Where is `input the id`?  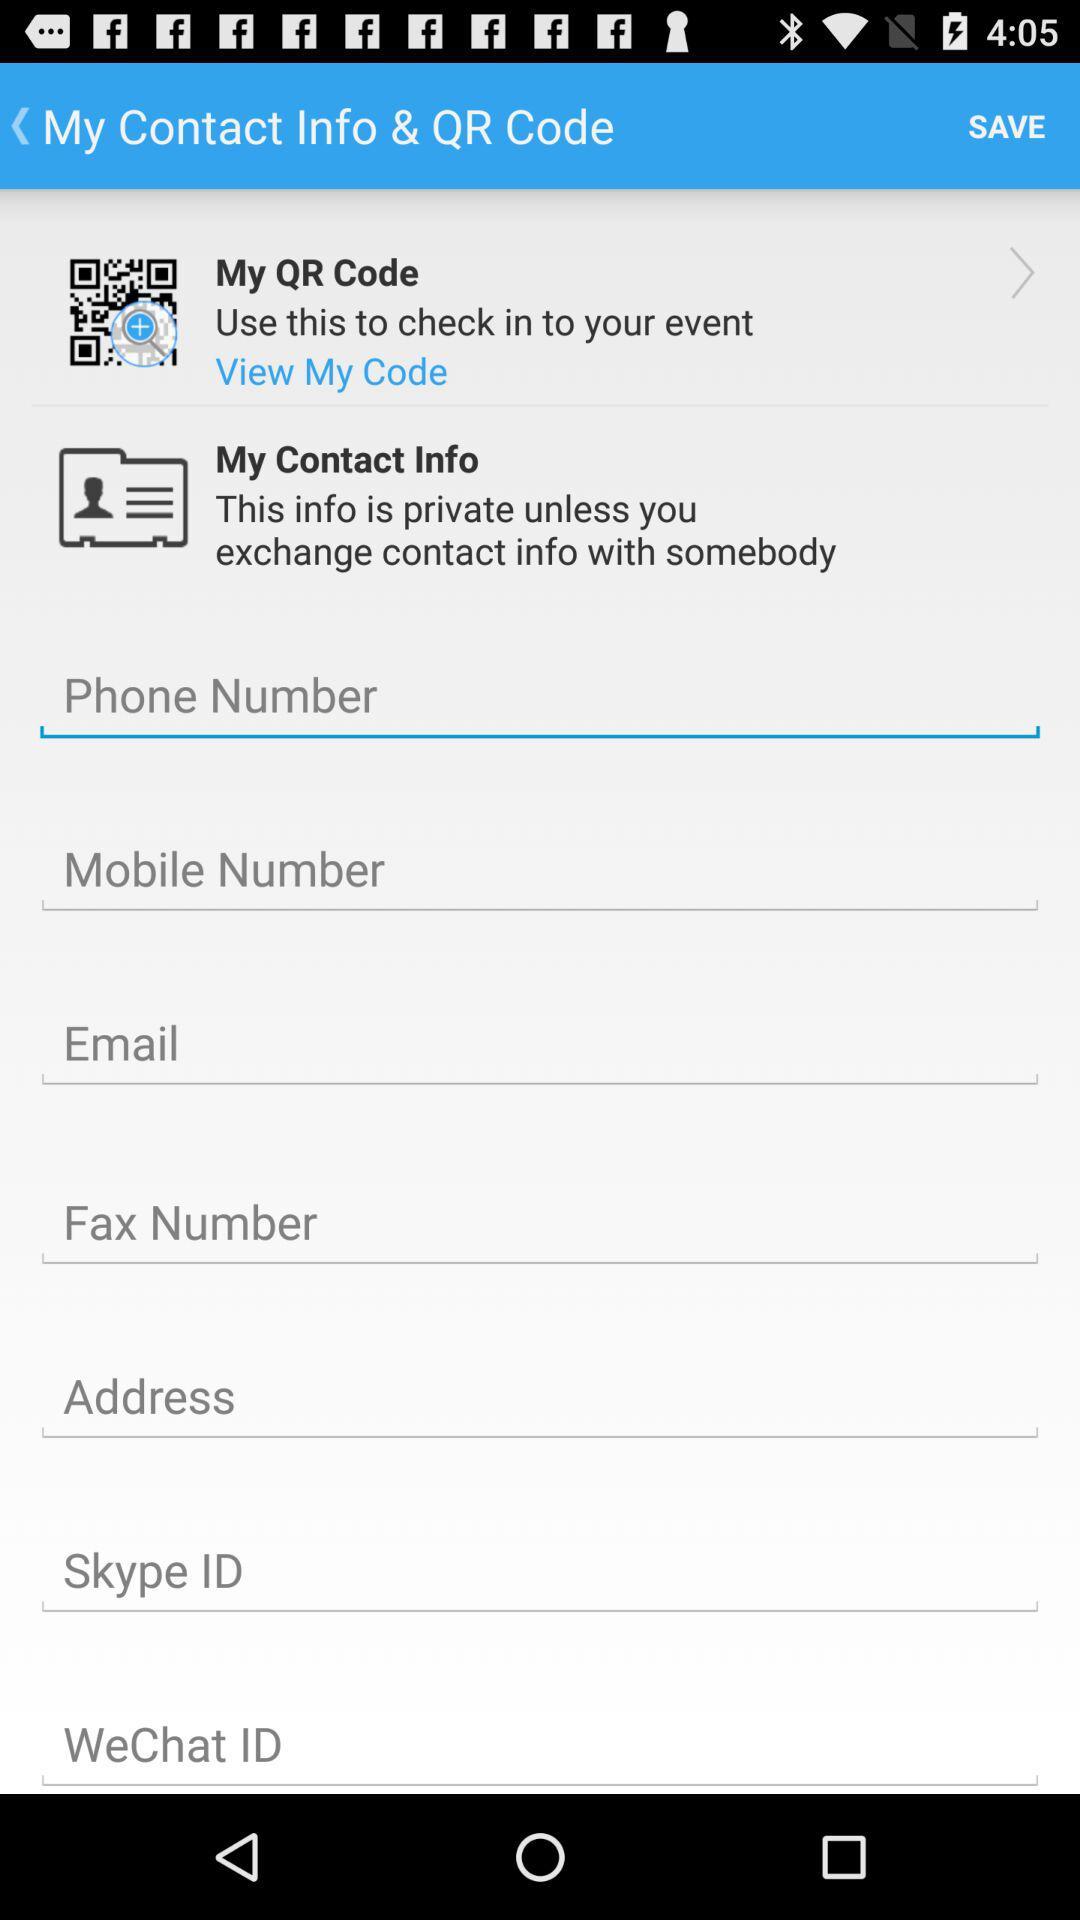
input the id is located at coordinates (540, 1742).